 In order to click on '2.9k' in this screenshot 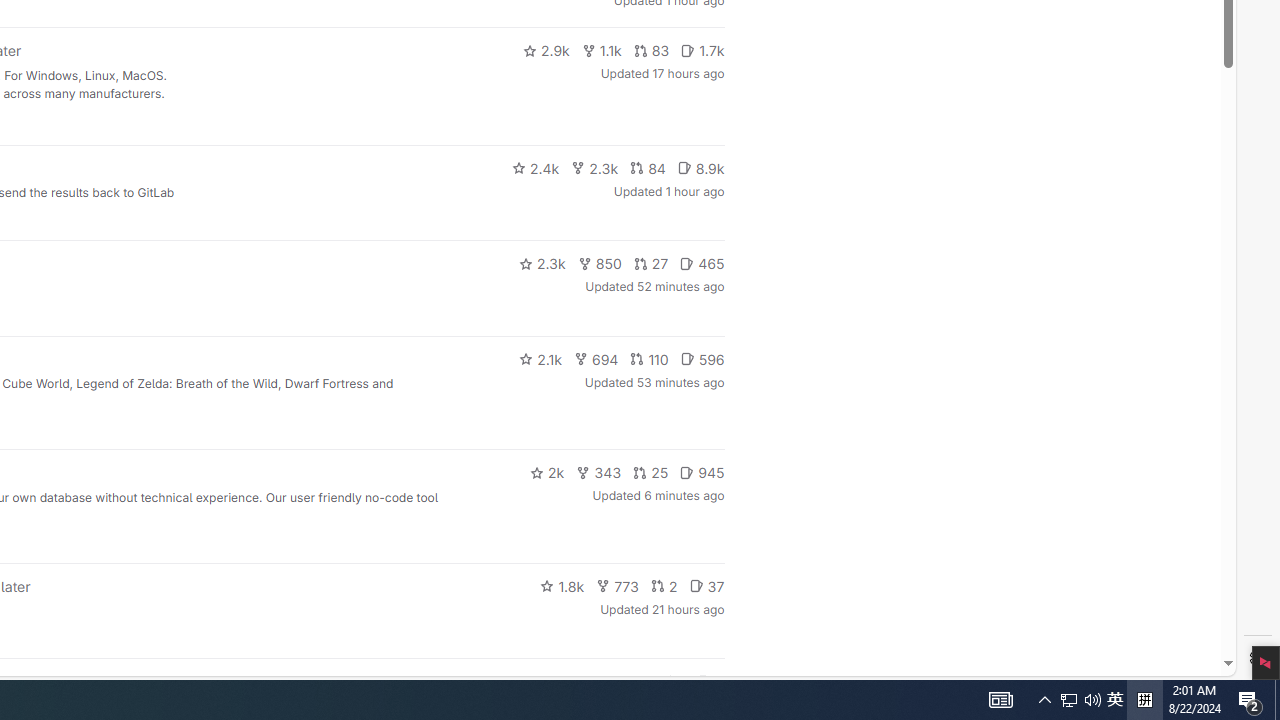, I will do `click(545, 50)`.